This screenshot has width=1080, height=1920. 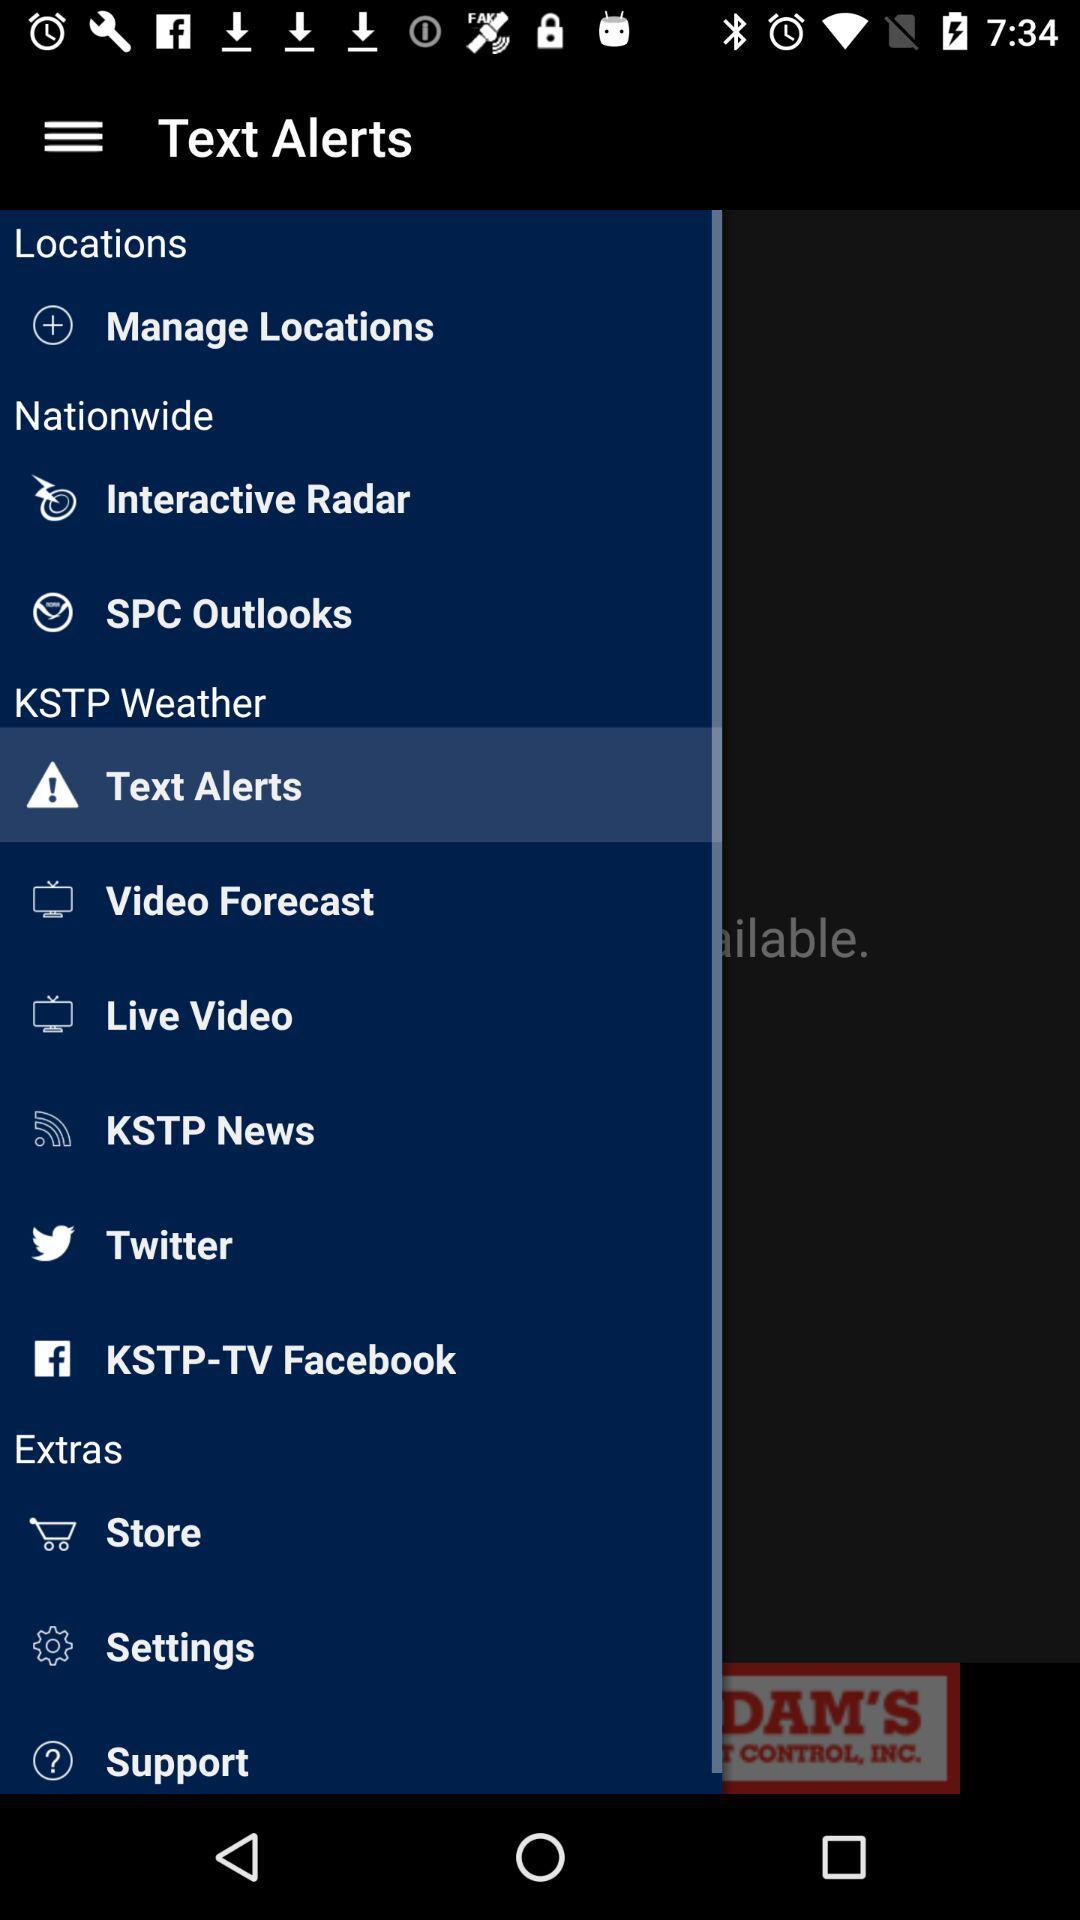 I want to click on item above no alerts currently item, so click(x=72, y=135).